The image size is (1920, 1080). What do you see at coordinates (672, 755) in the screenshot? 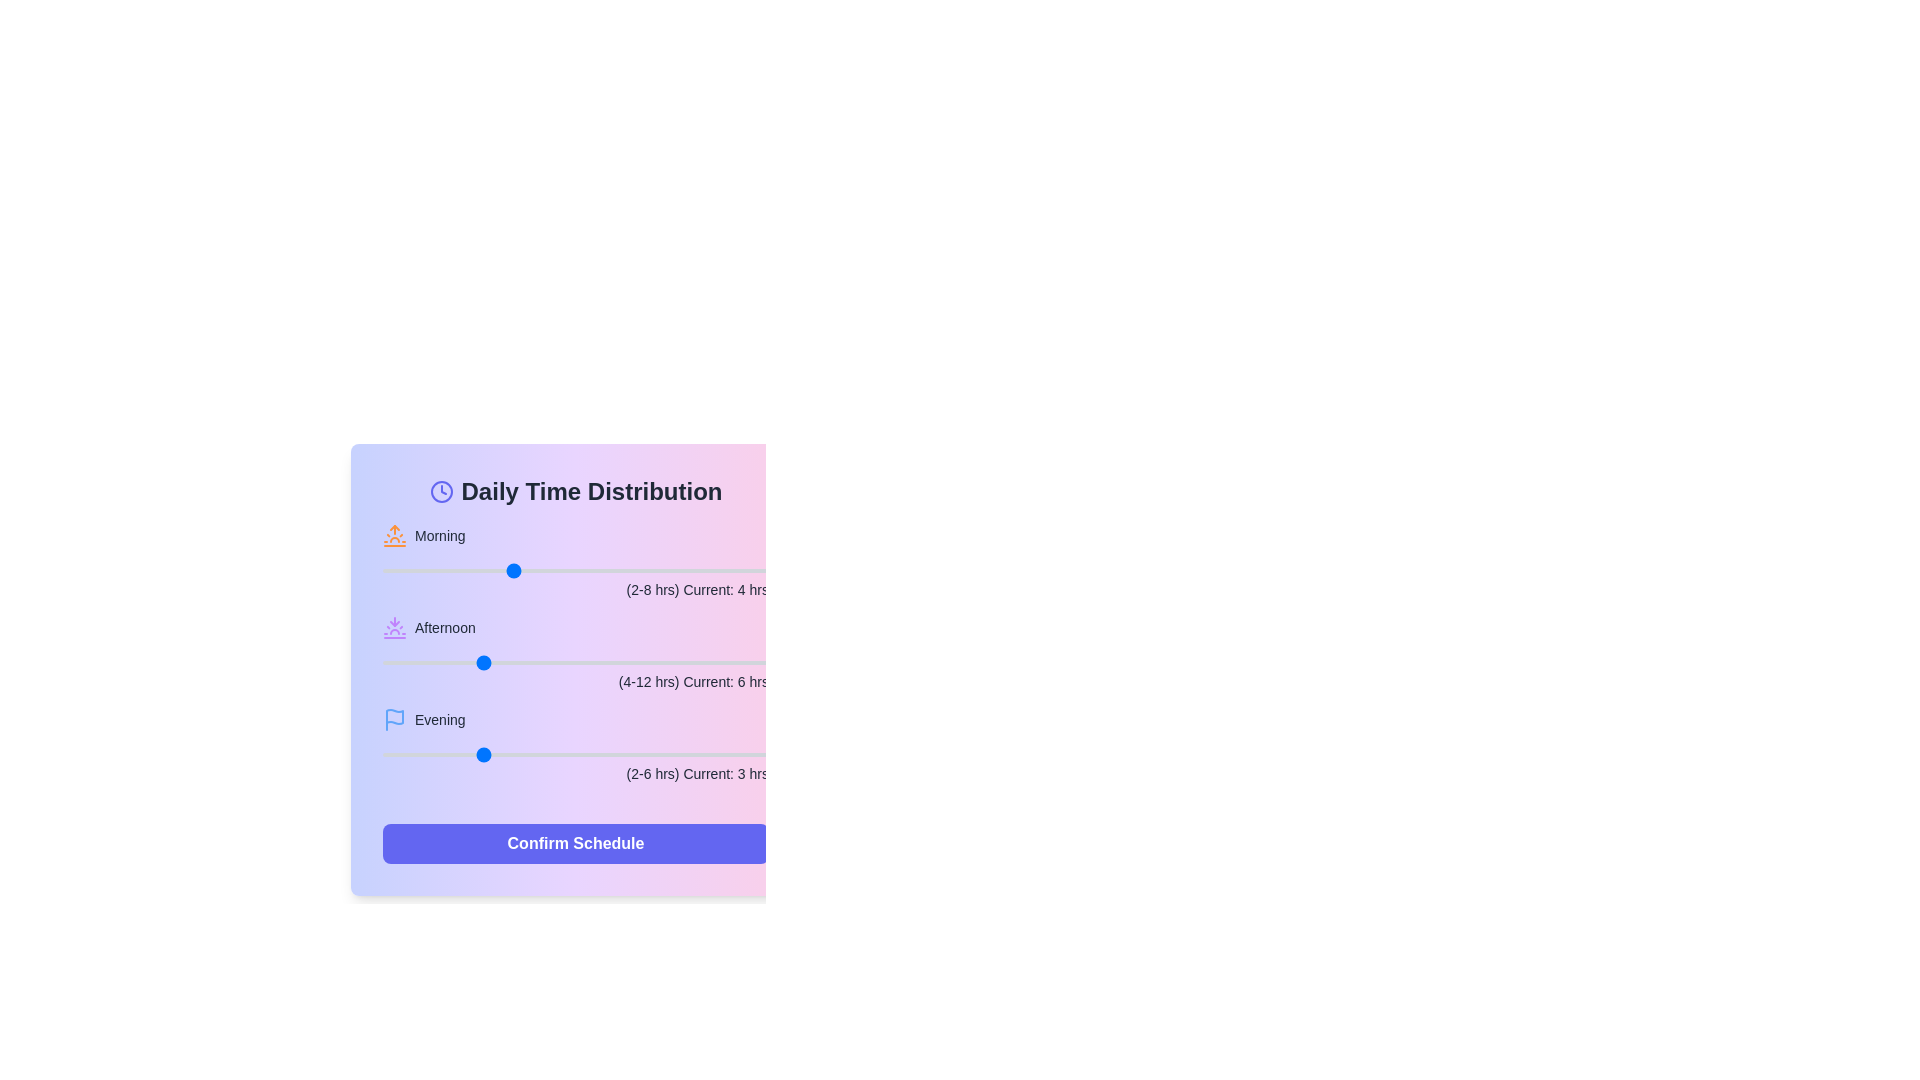
I see `the slider` at bounding box center [672, 755].